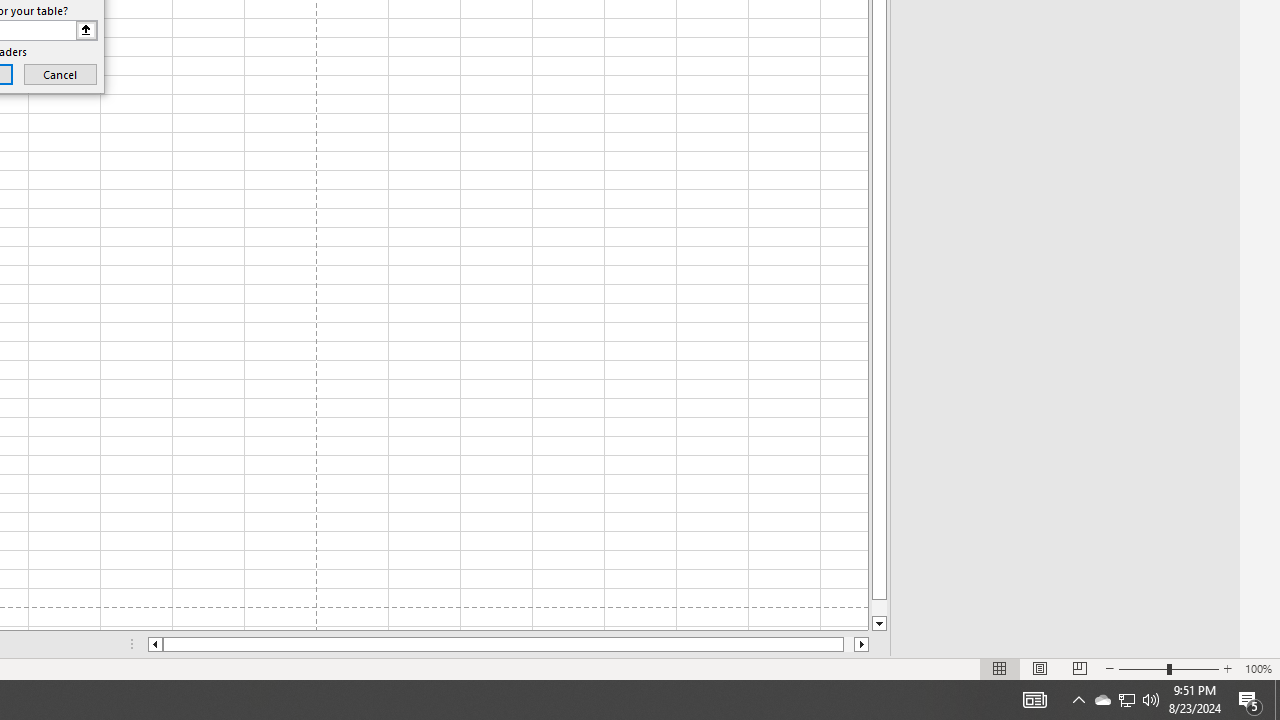  Describe the element at coordinates (1040, 669) in the screenshot. I see `'Page Layout'` at that location.